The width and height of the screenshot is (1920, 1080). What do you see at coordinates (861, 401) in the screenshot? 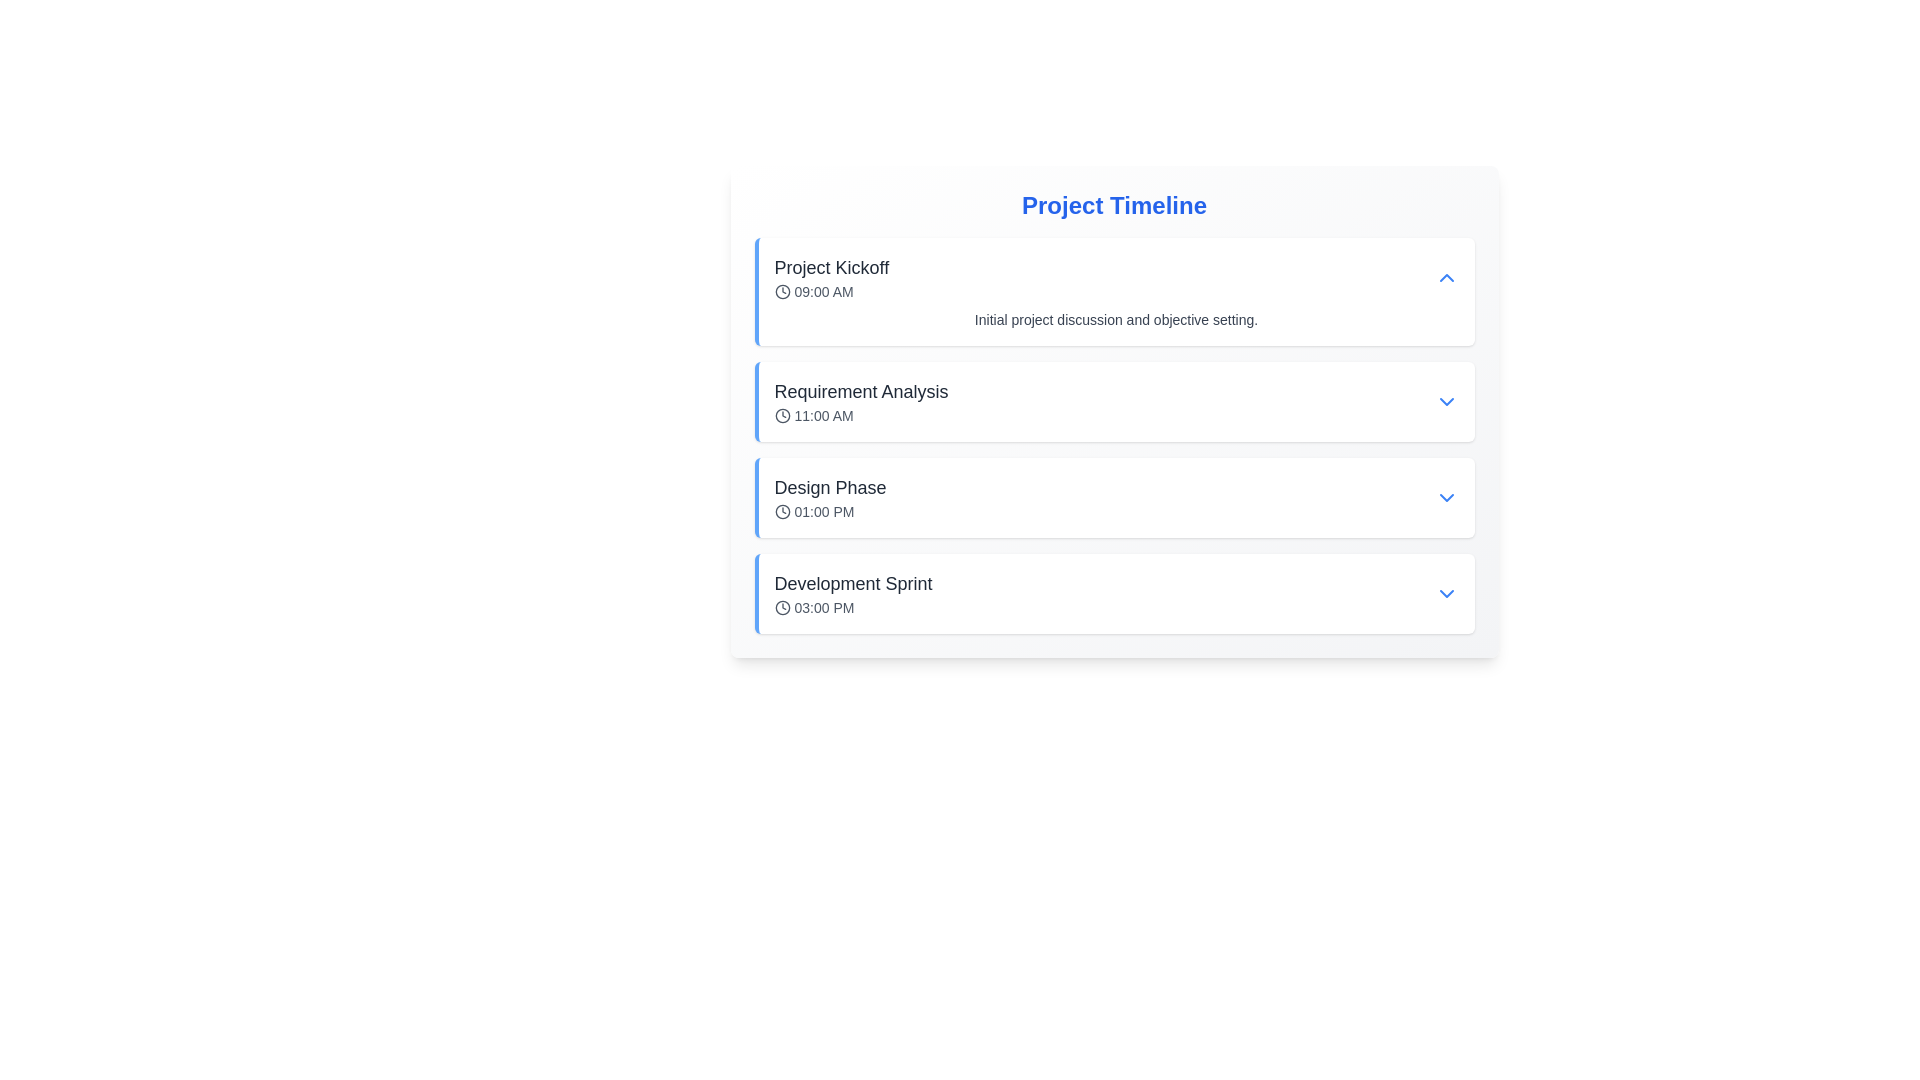
I see `the list item titled 'Requirement Analysis' with the timestamp '11:00 AM'` at bounding box center [861, 401].